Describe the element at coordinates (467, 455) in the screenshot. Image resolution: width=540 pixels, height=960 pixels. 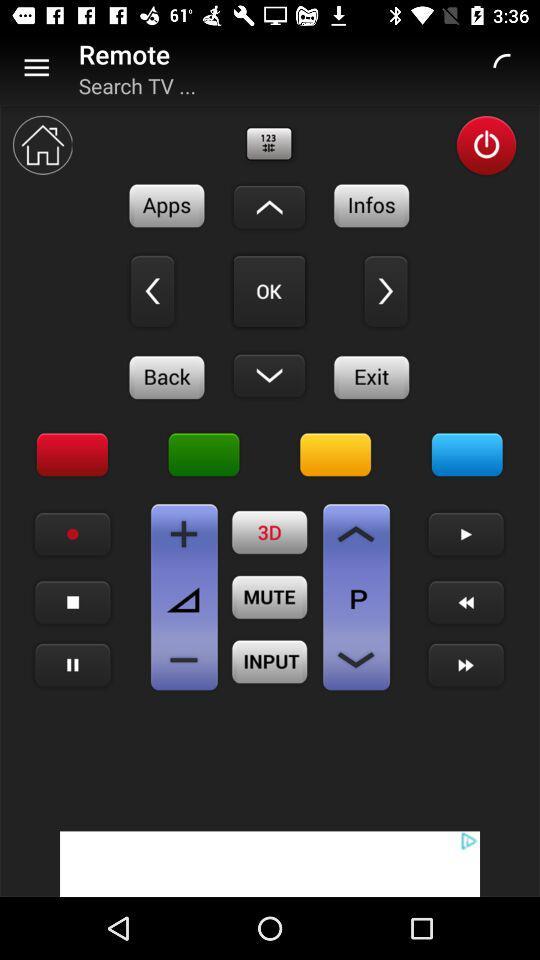
I see `bring up the tv menu` at that location.